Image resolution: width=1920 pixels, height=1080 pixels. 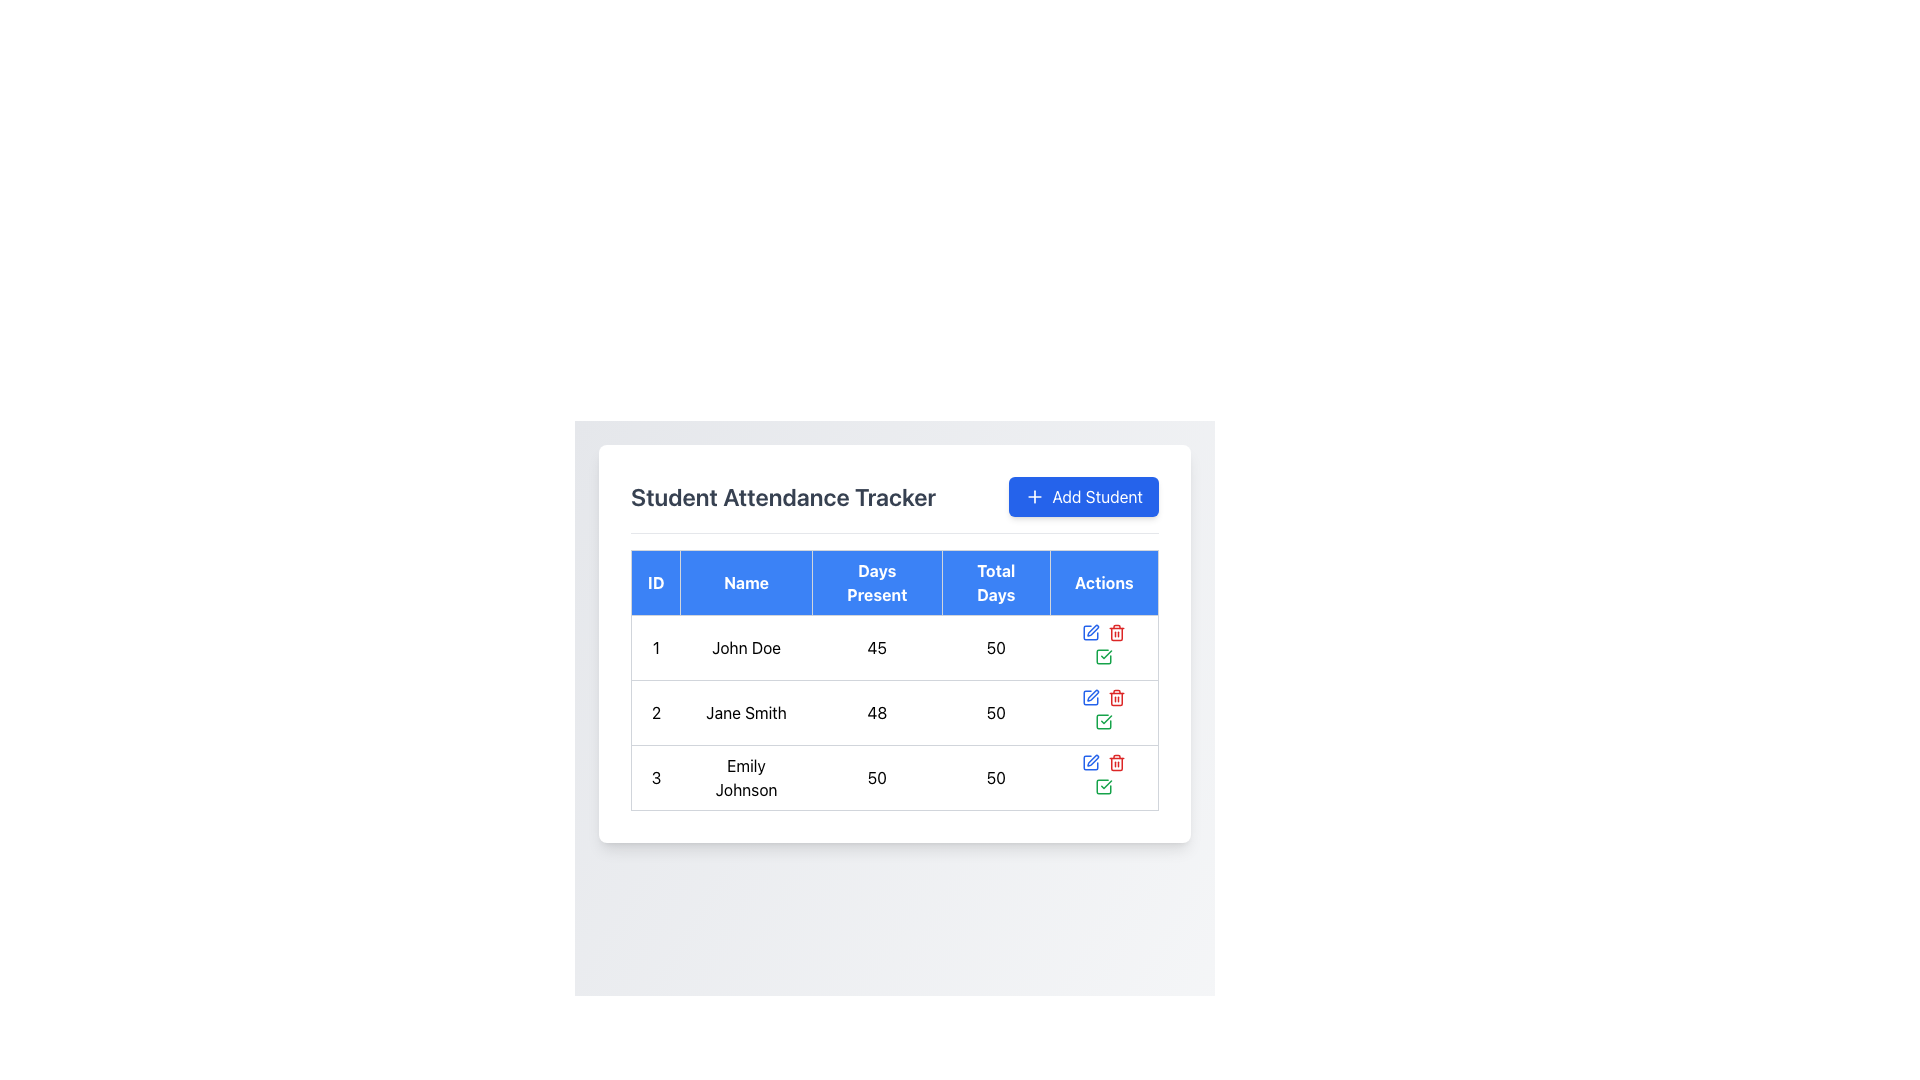 What do you see at coordinates (877, 648) in the screenshot?
I see `the attendance days text for 'John Doe' located in the third column of the first row of the table` at bounding box center [877, 648].